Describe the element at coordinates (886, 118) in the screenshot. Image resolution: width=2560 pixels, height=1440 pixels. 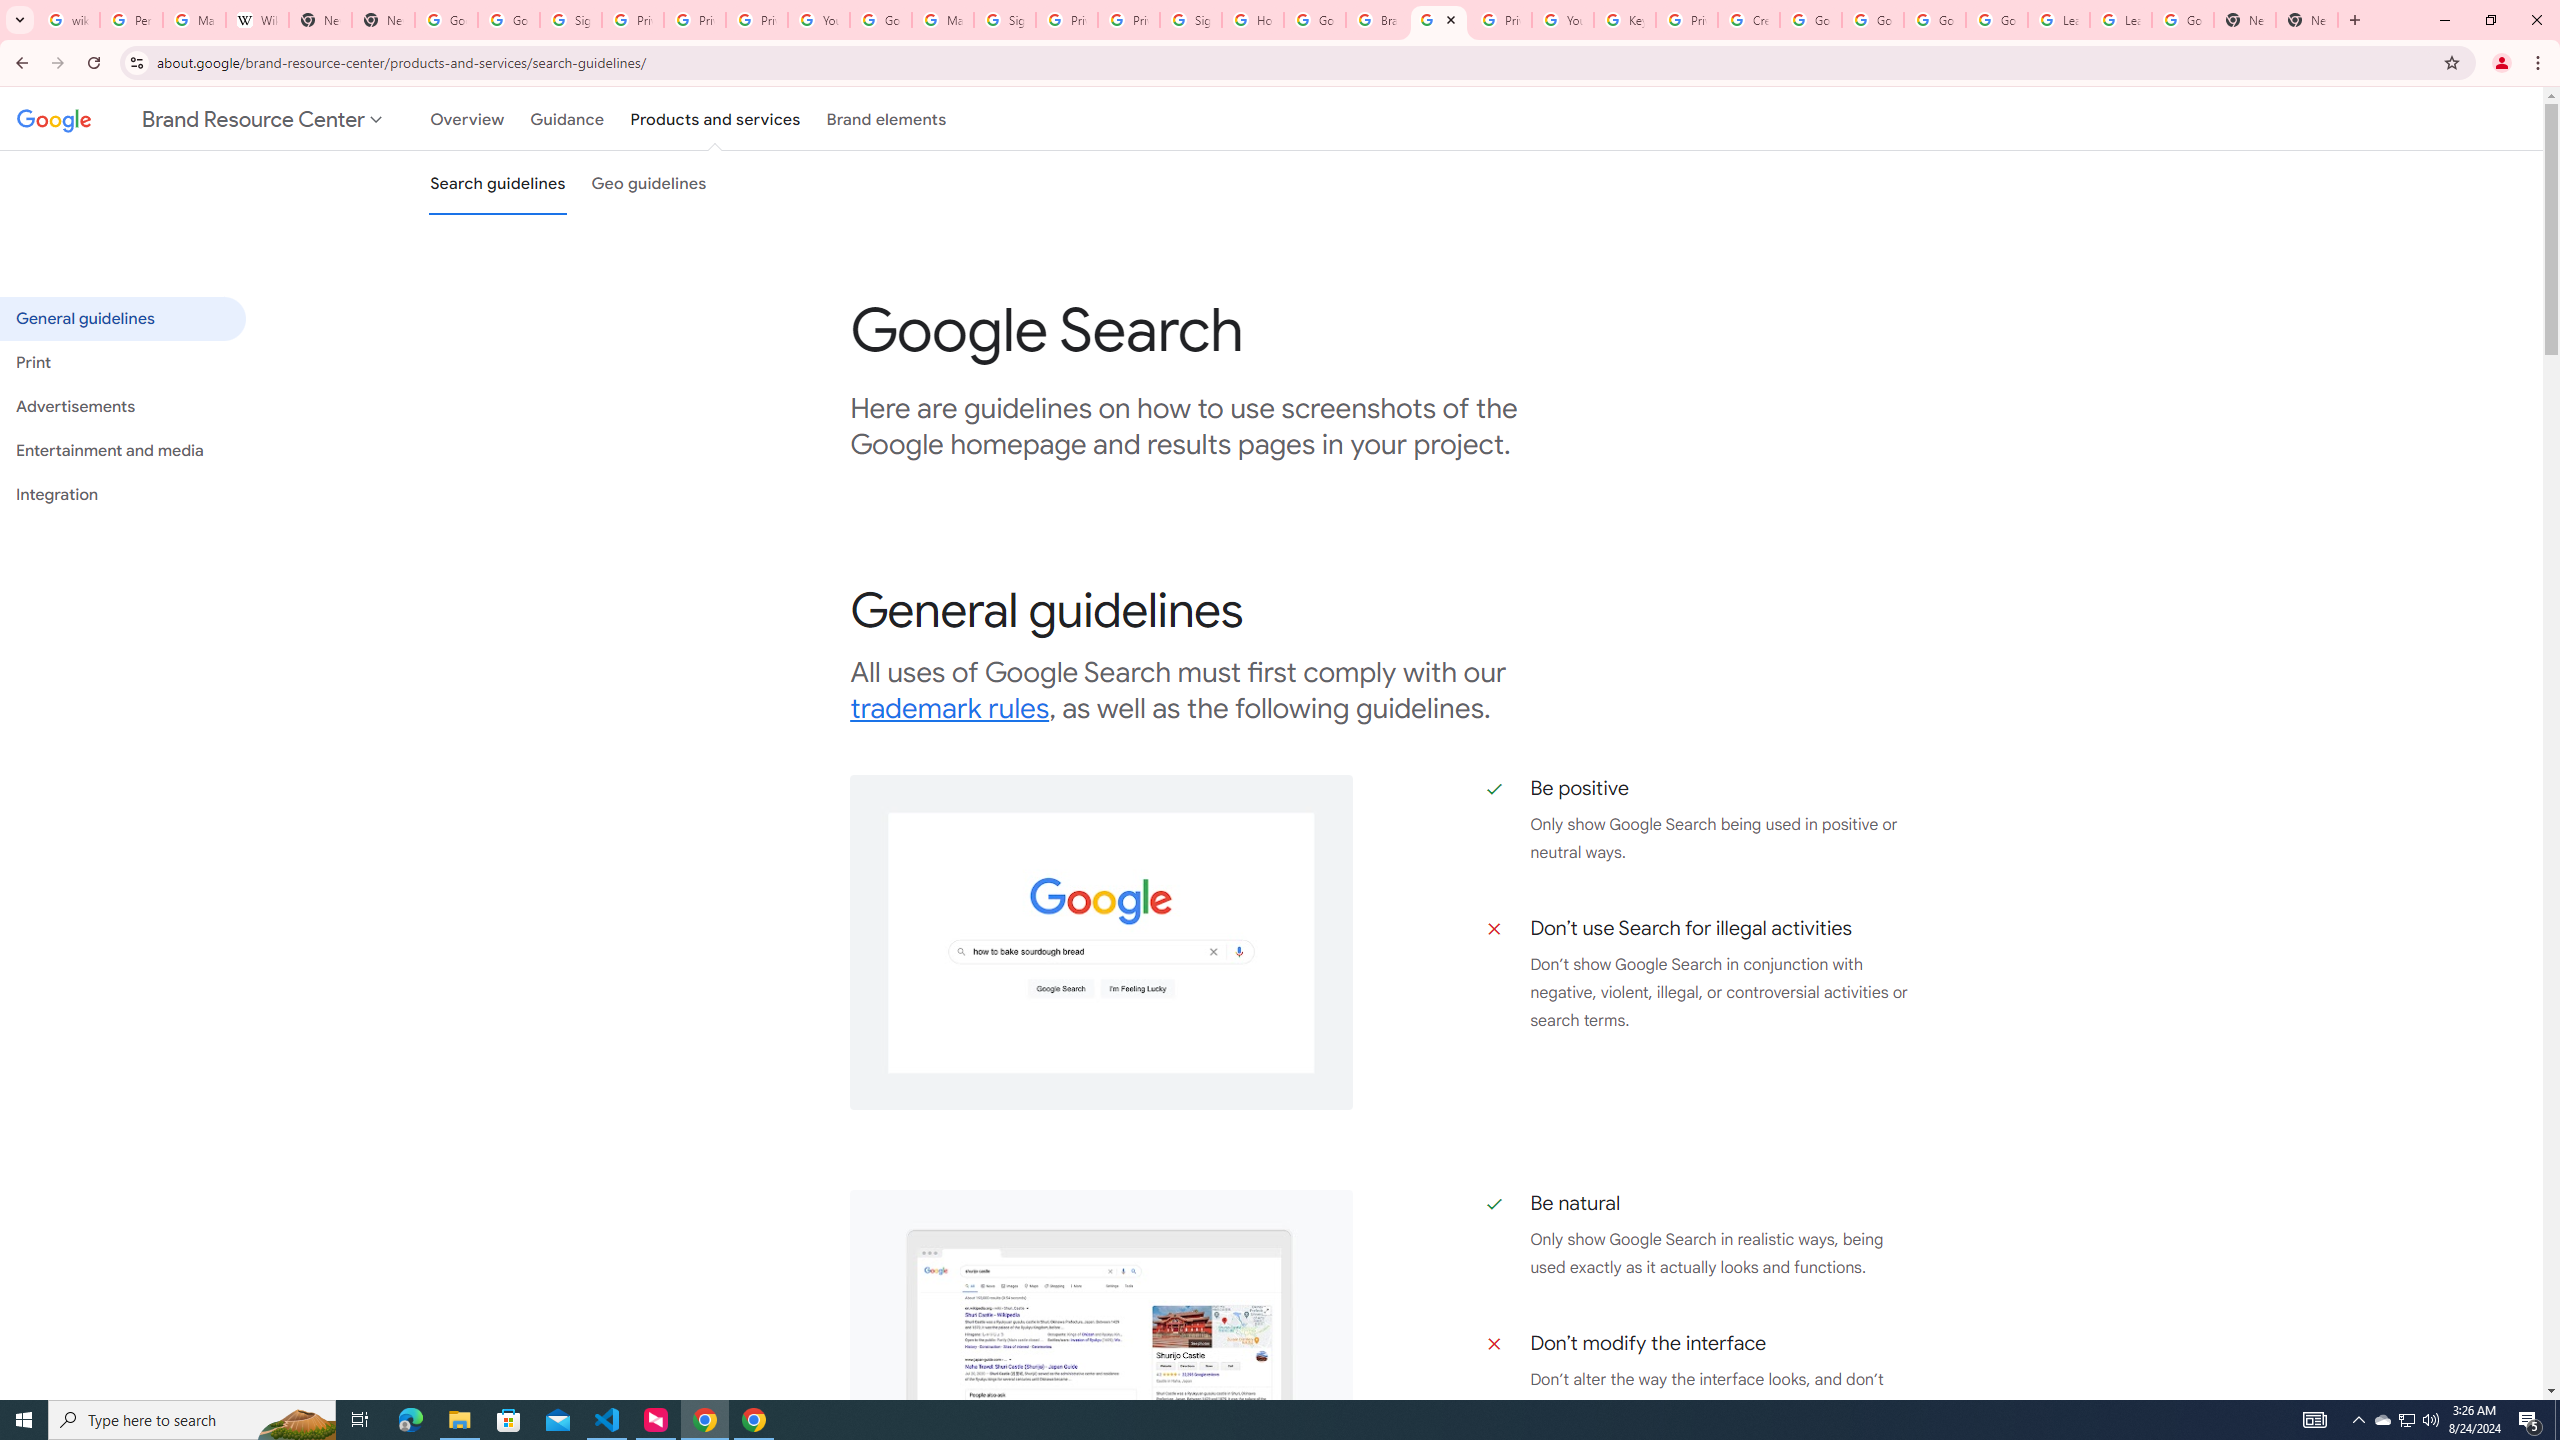
I see `'Brand elements'` at that location.